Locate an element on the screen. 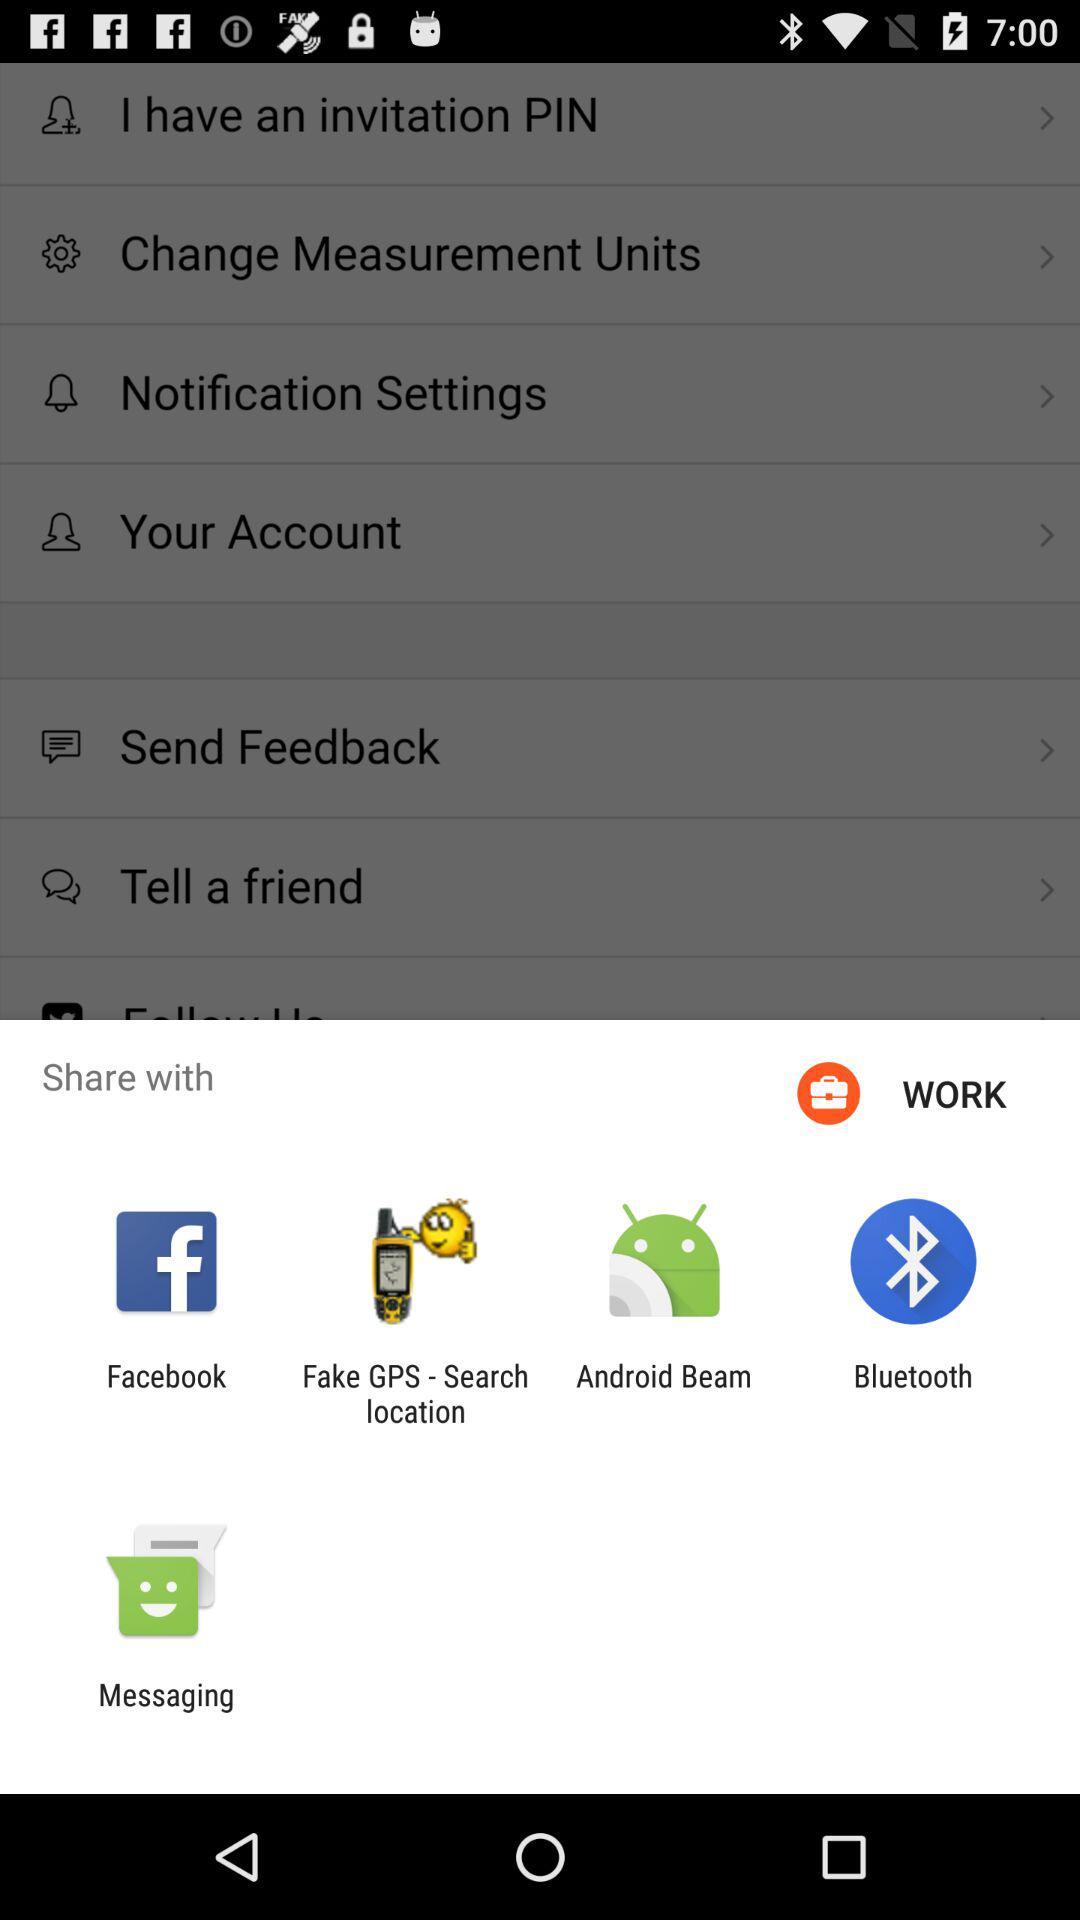 Image resolution: width=1080 pixels, height=1920 pixels. app next to facebook is located at coordinates (414, 1392).